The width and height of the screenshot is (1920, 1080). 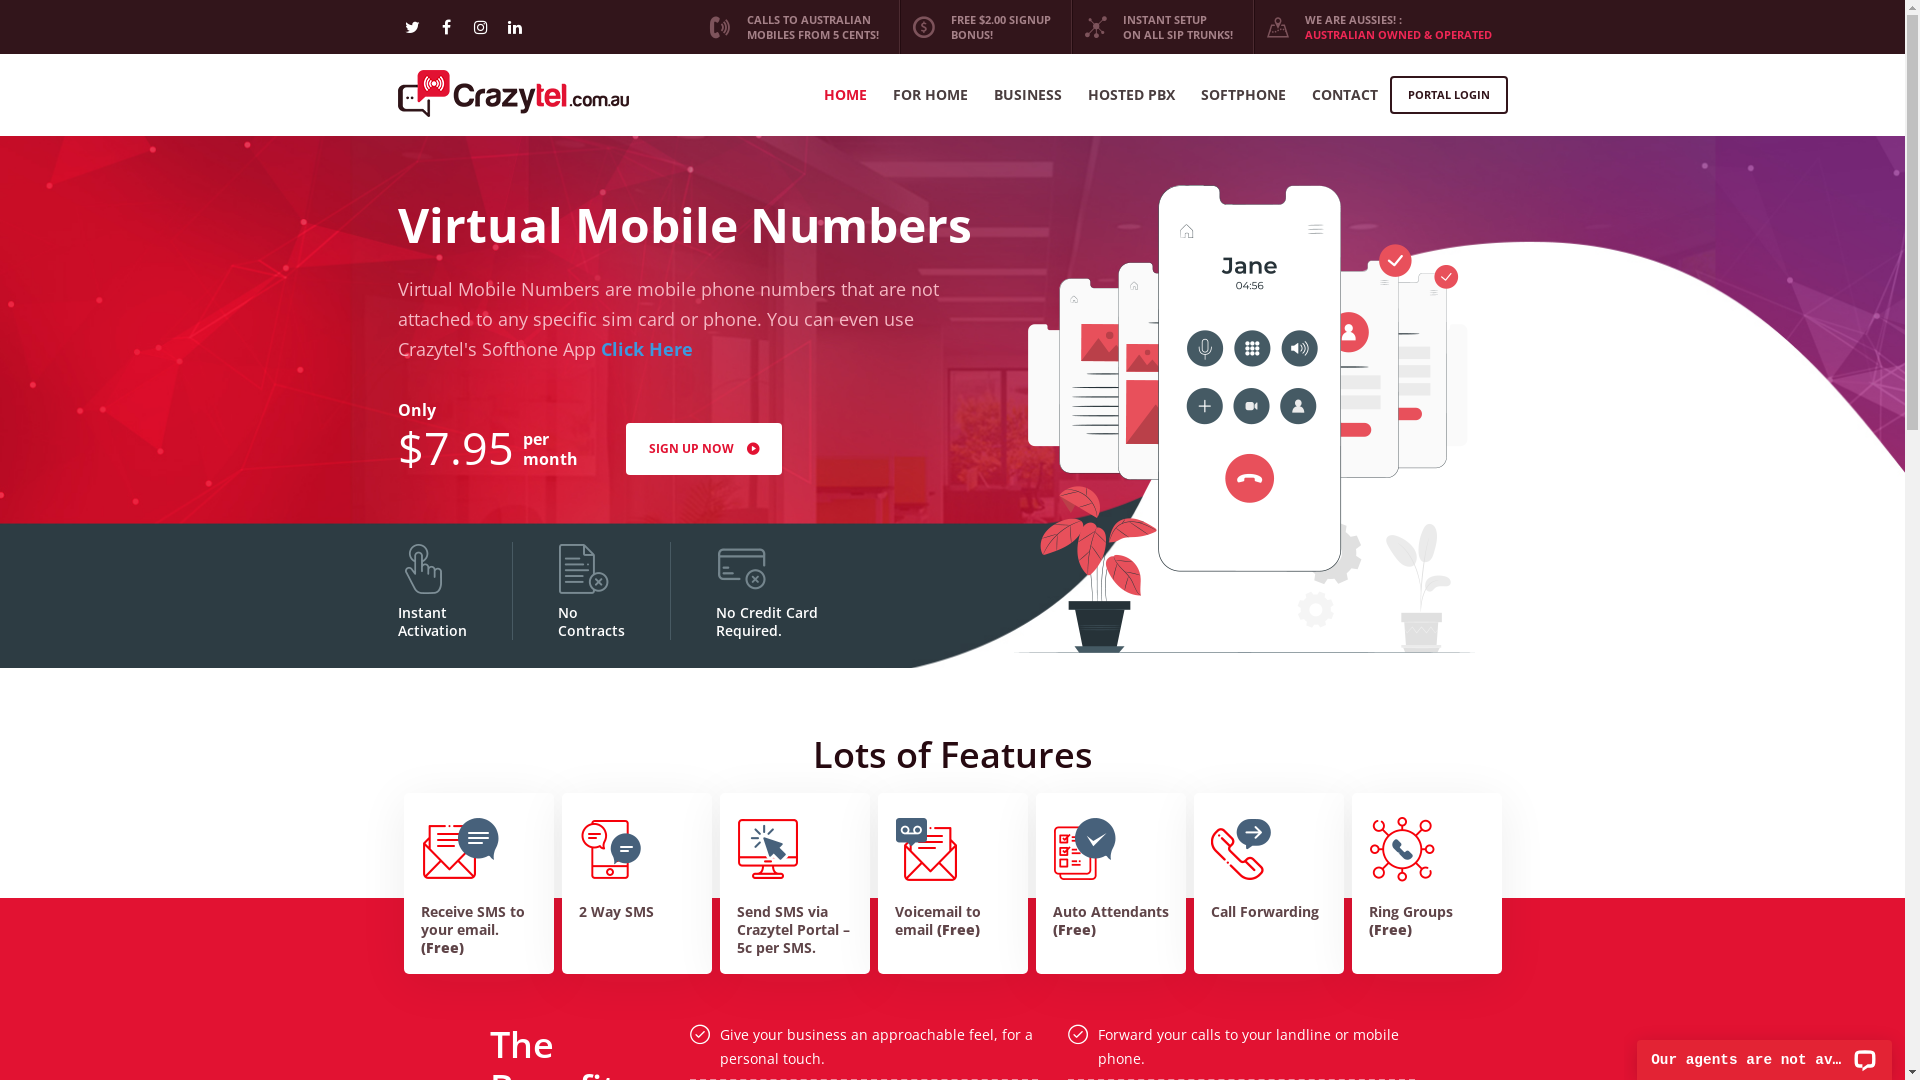 What do you see at coordinates (1200, 95) in the screenshot?
I see `'SOFTPHONE'` at bounding box center [1200, 95].